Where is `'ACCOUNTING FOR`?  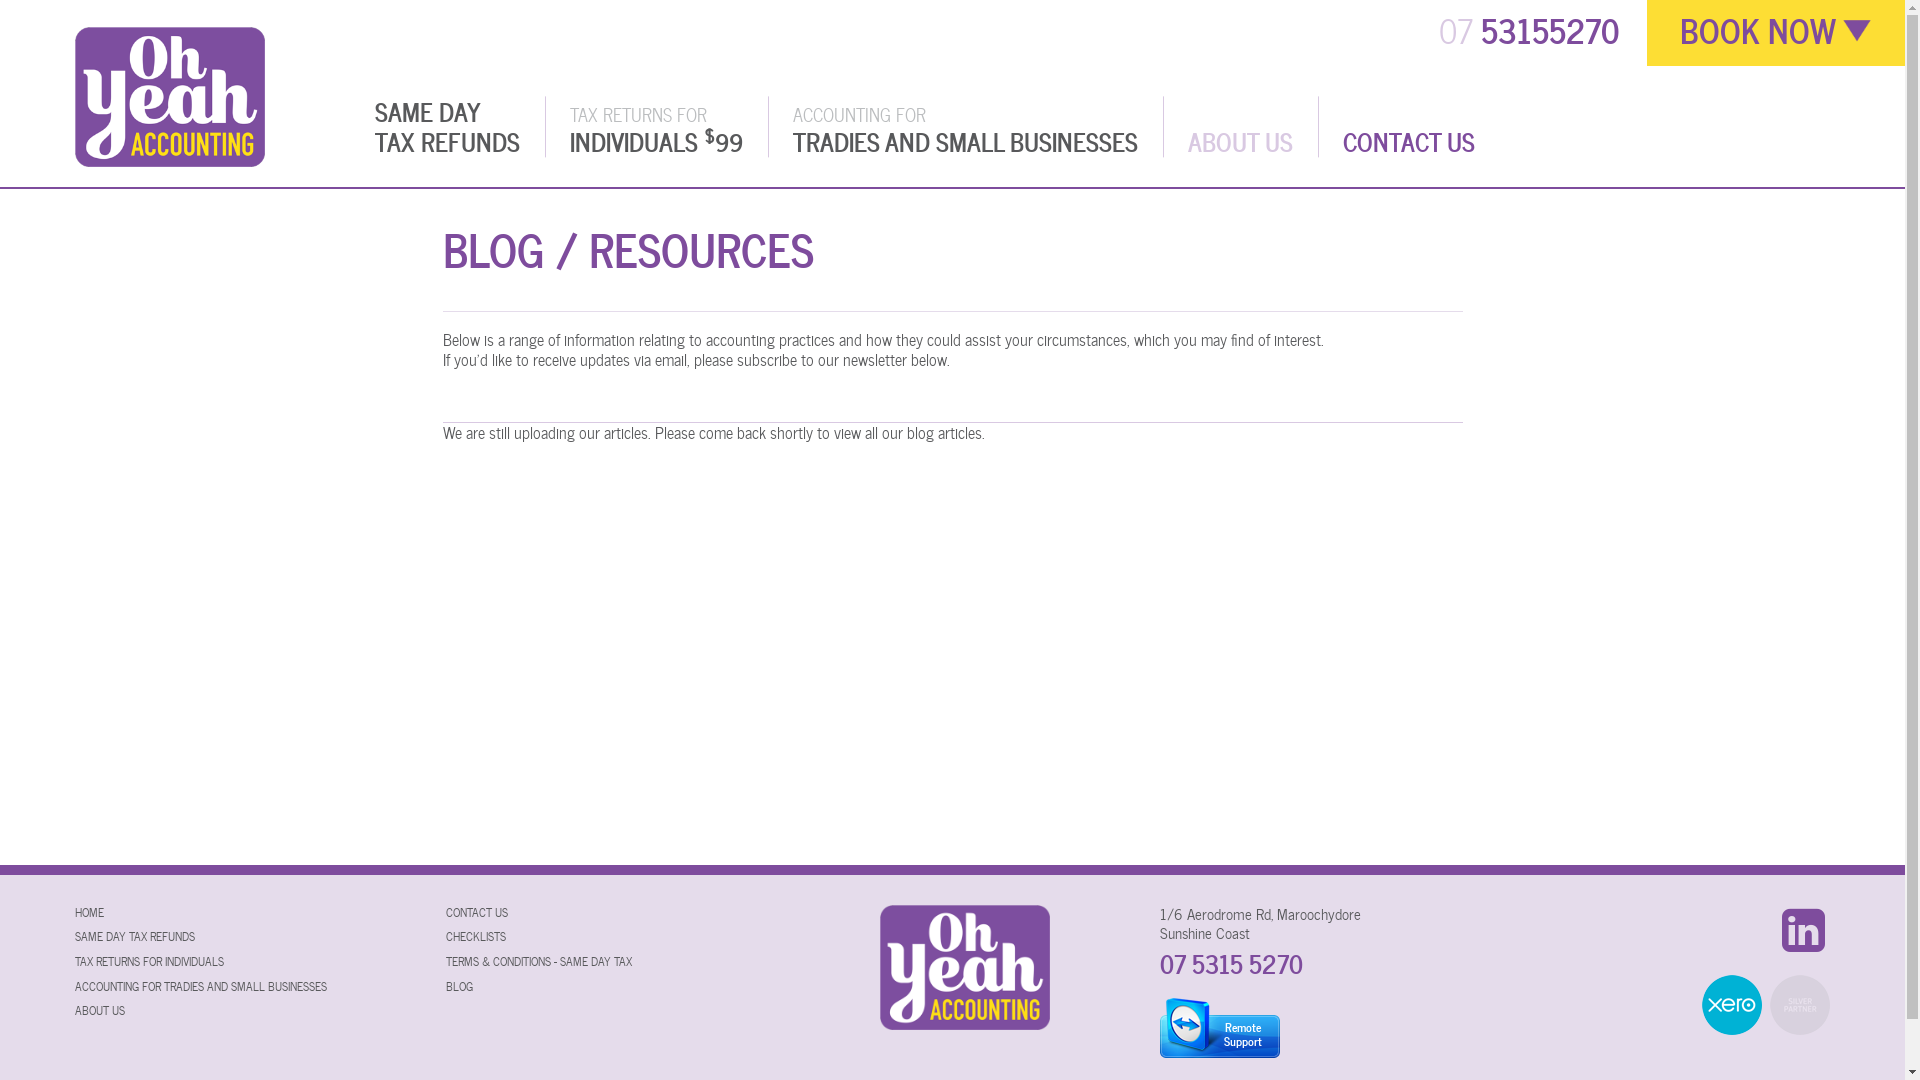
'ACCOUNTING FOR is located at coordinates (965, 126).